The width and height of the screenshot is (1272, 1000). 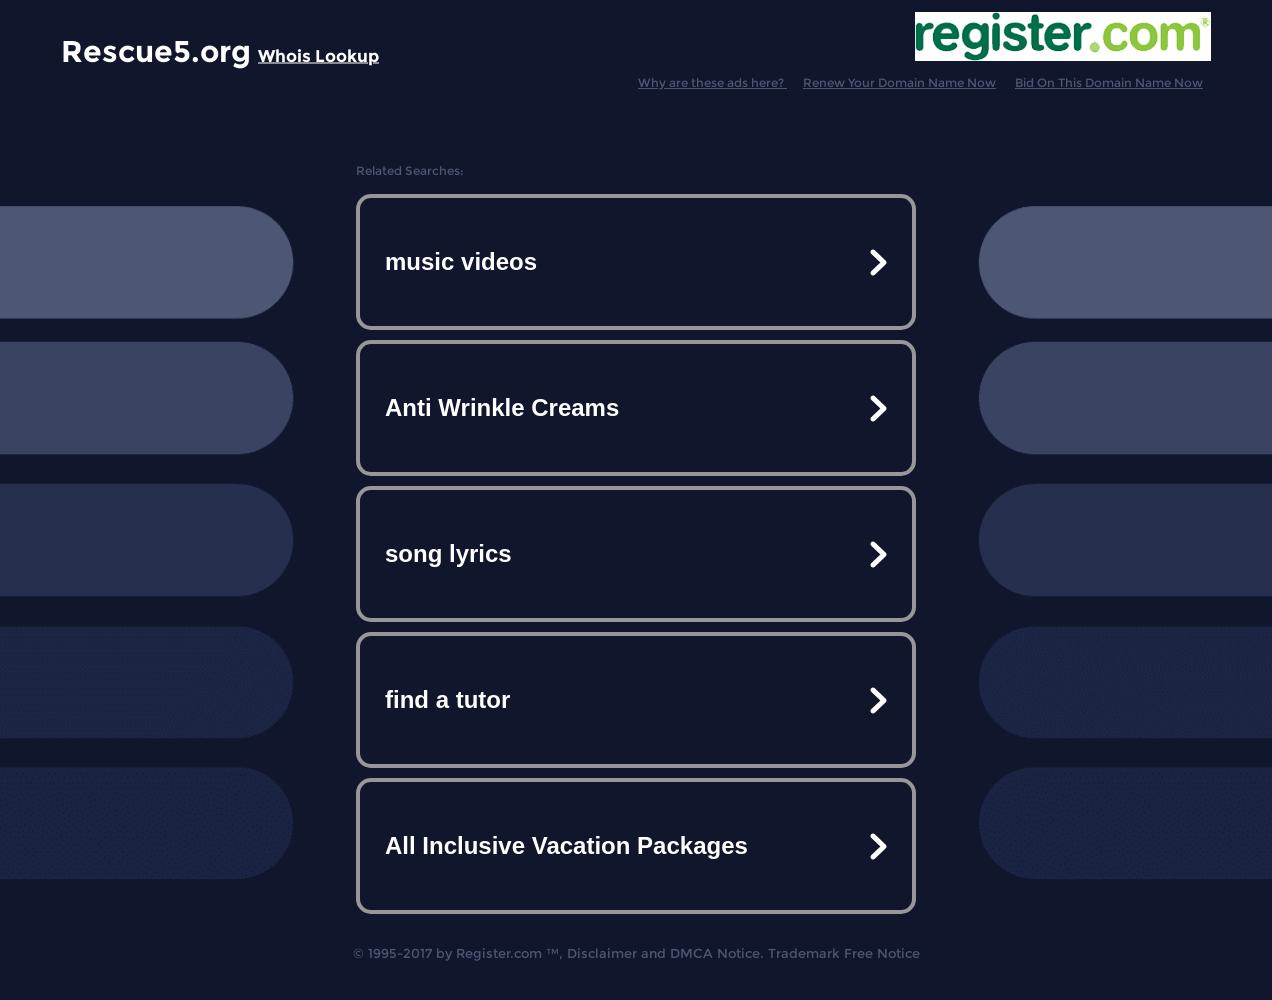 I want to click on 'Why are these ads here?', so click(x=637, y=81).